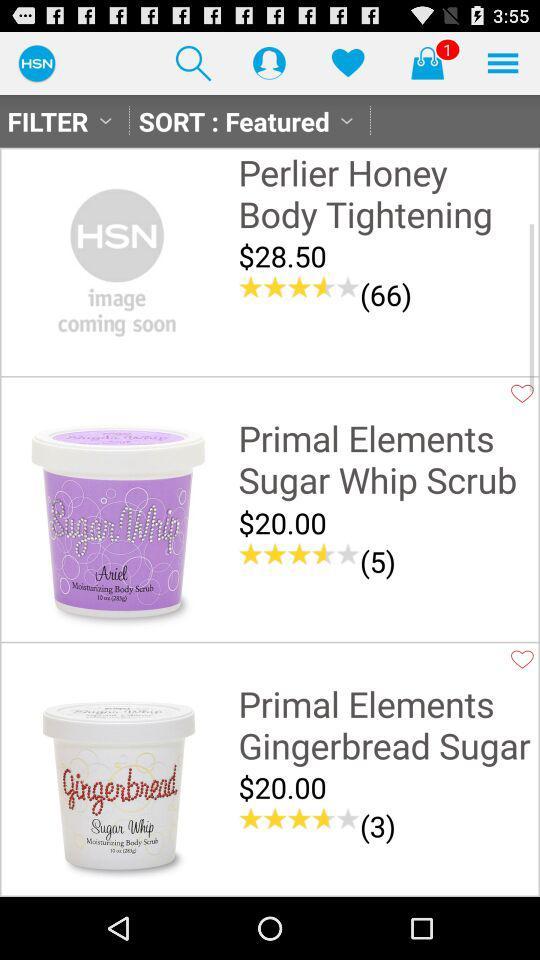 Image resolution: width=540 pixels, height=960 pixels. Describe the element at coordinates (117, 524) in the screenshot. I see `the icon to the left of primal elements sugar` at that location.